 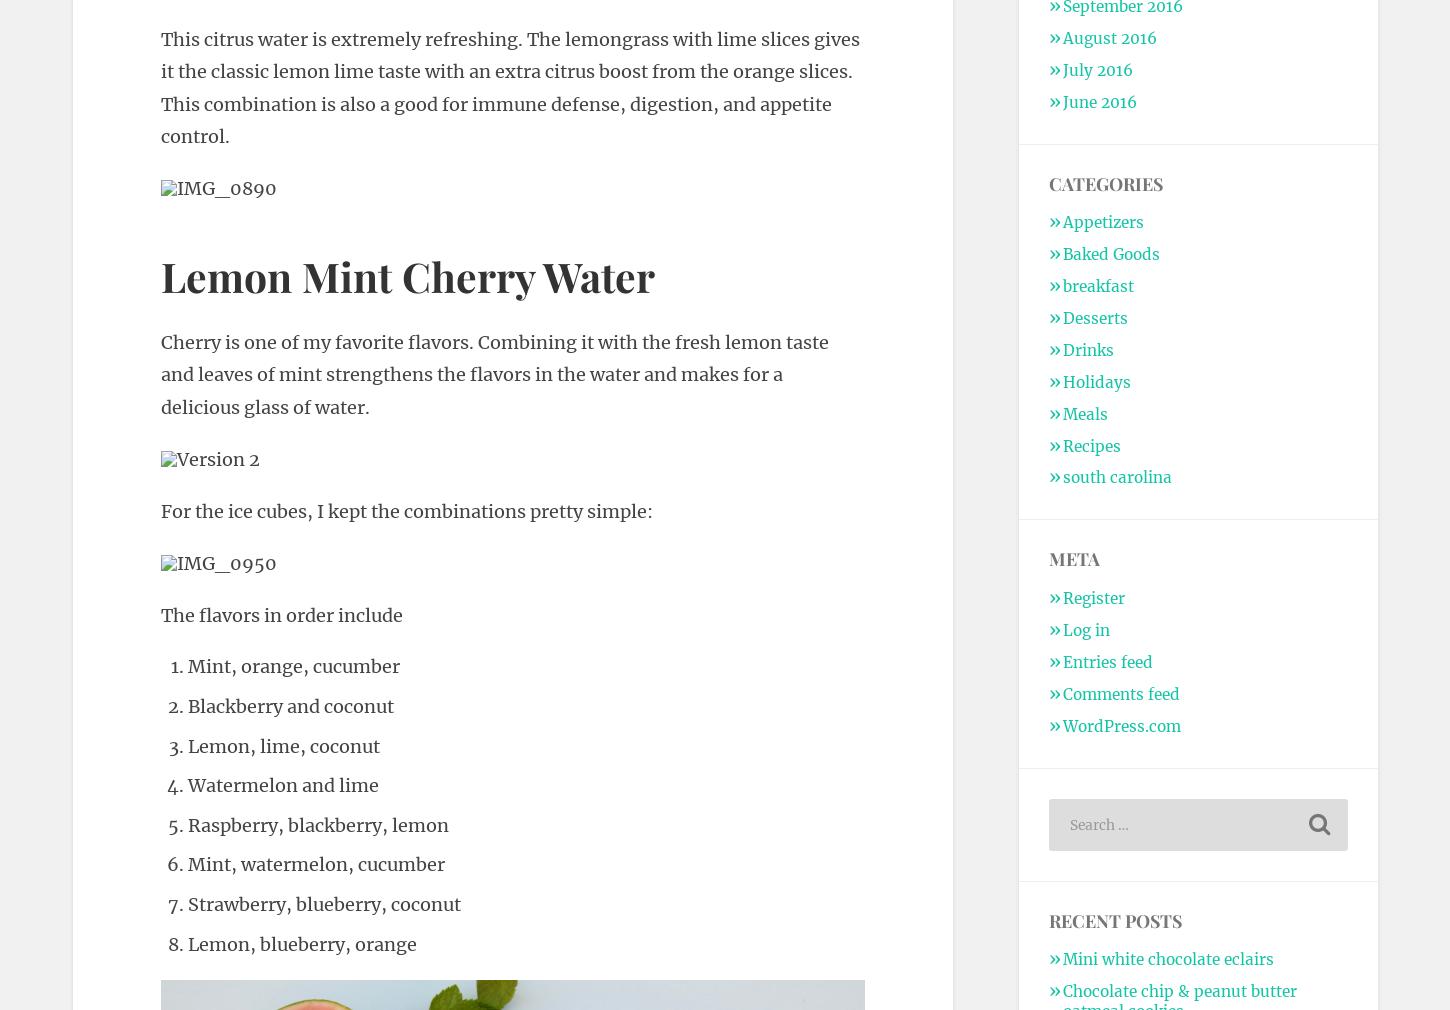 I want to click on 'Raspberry, blackberry, lemon', so click(x=317, y=824).